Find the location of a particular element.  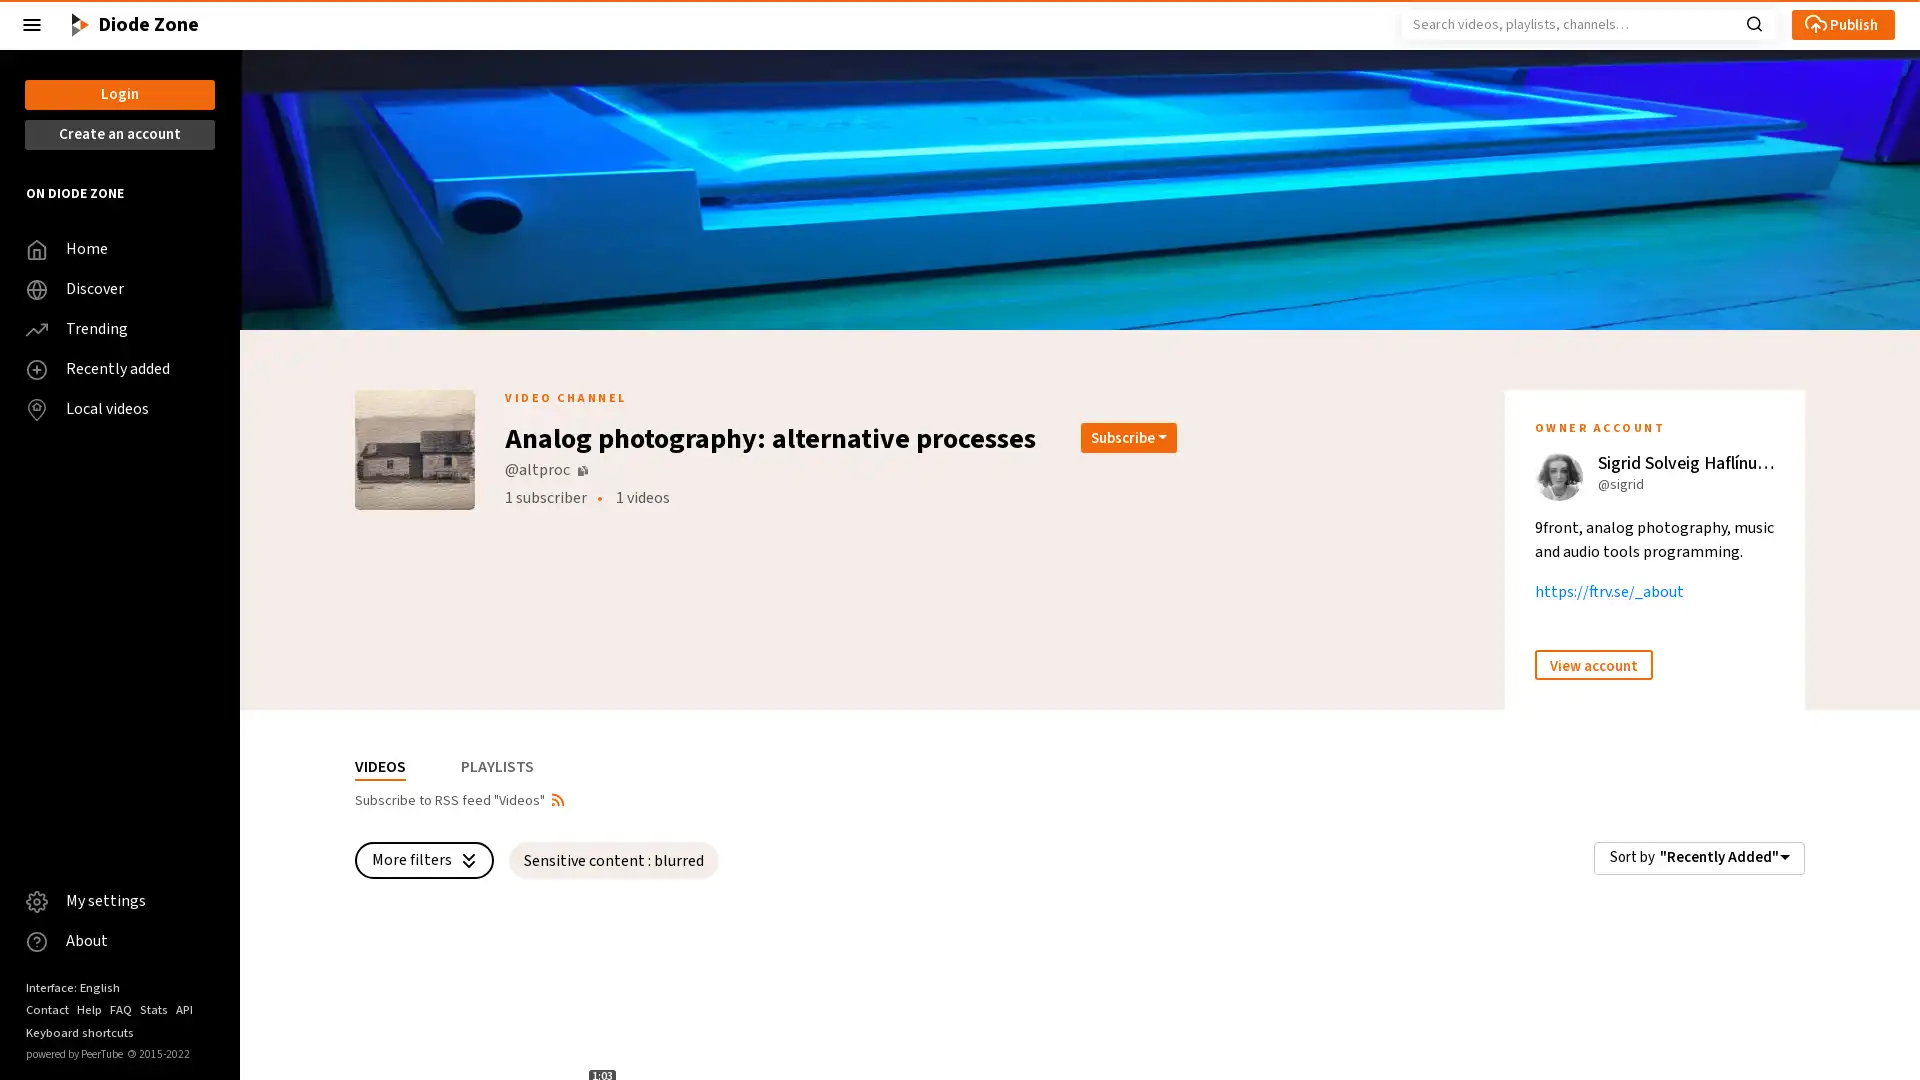

Open subscription dropdown is located at coordinates (1128, 435).